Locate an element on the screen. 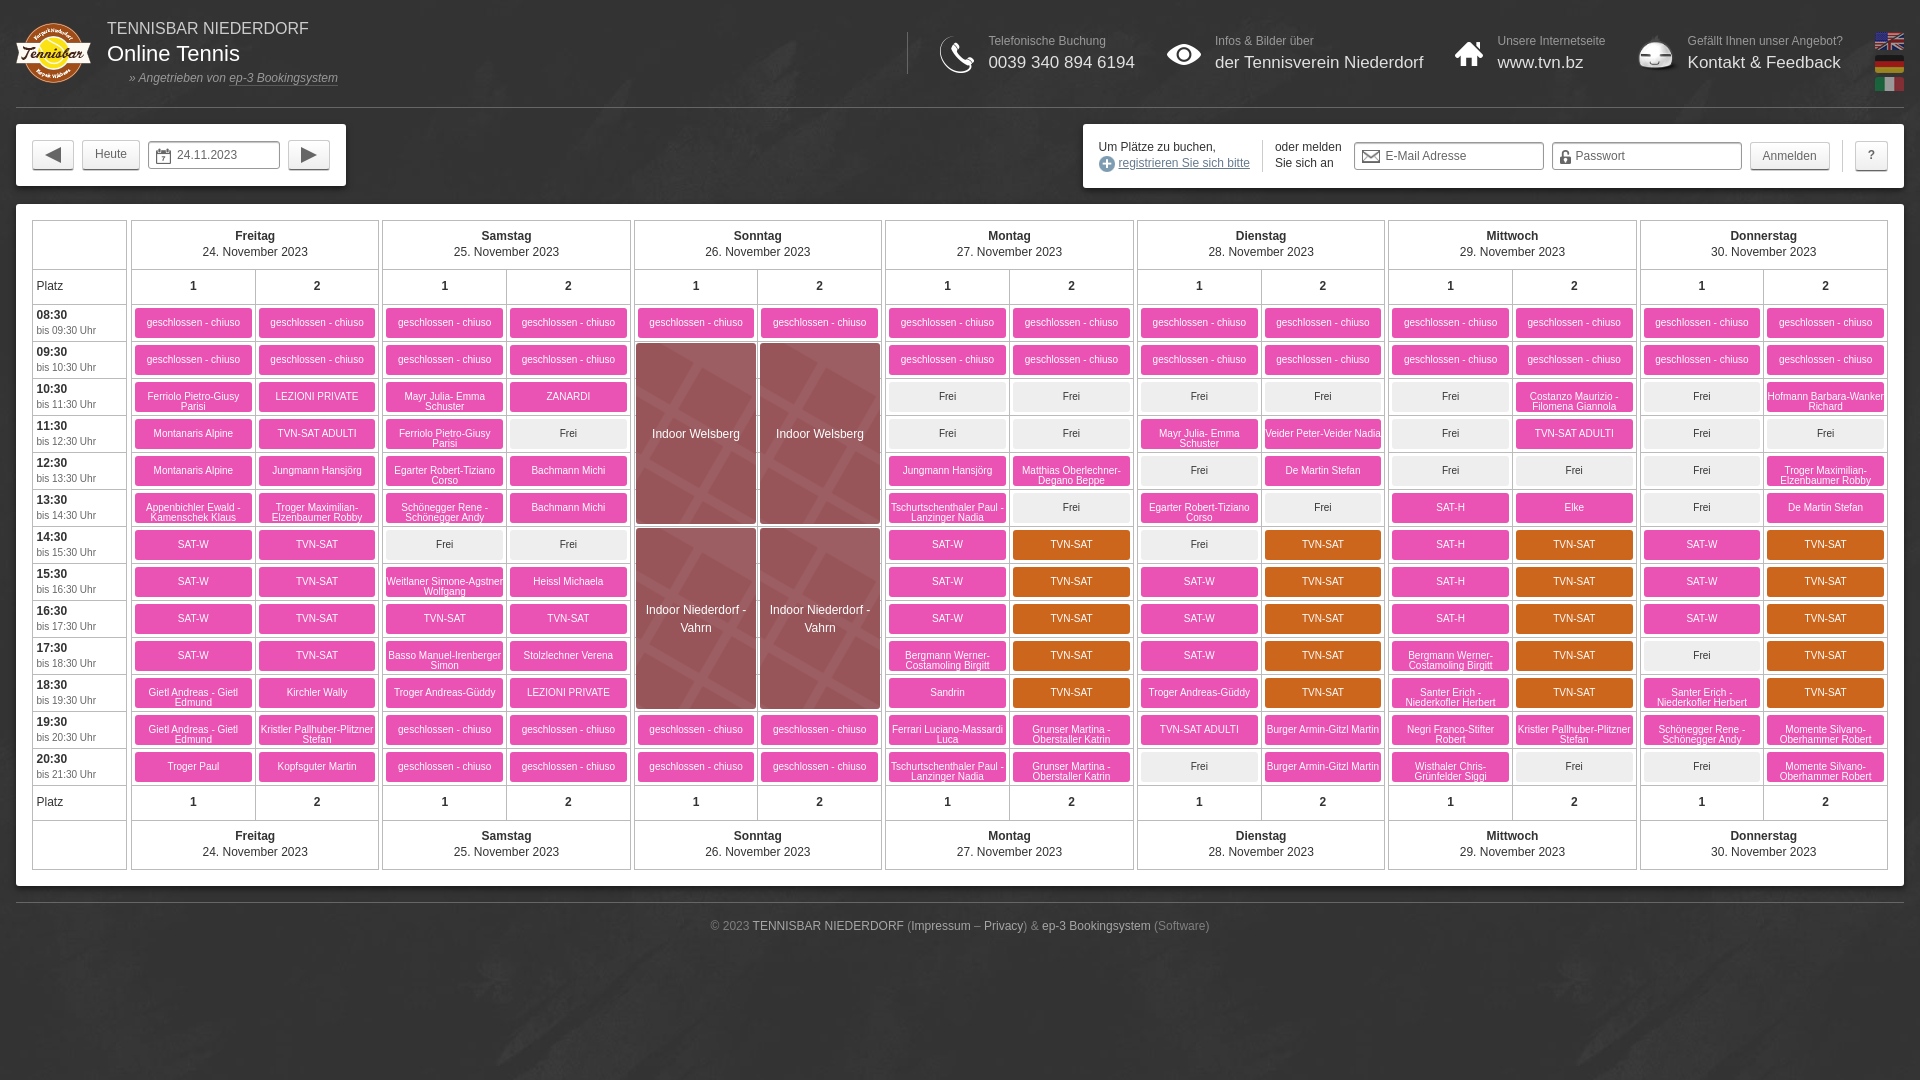 The width and height of the screenshot is (1920, 1080). 'Kontakt & Feedback' is located at coordinates (1764, 61).